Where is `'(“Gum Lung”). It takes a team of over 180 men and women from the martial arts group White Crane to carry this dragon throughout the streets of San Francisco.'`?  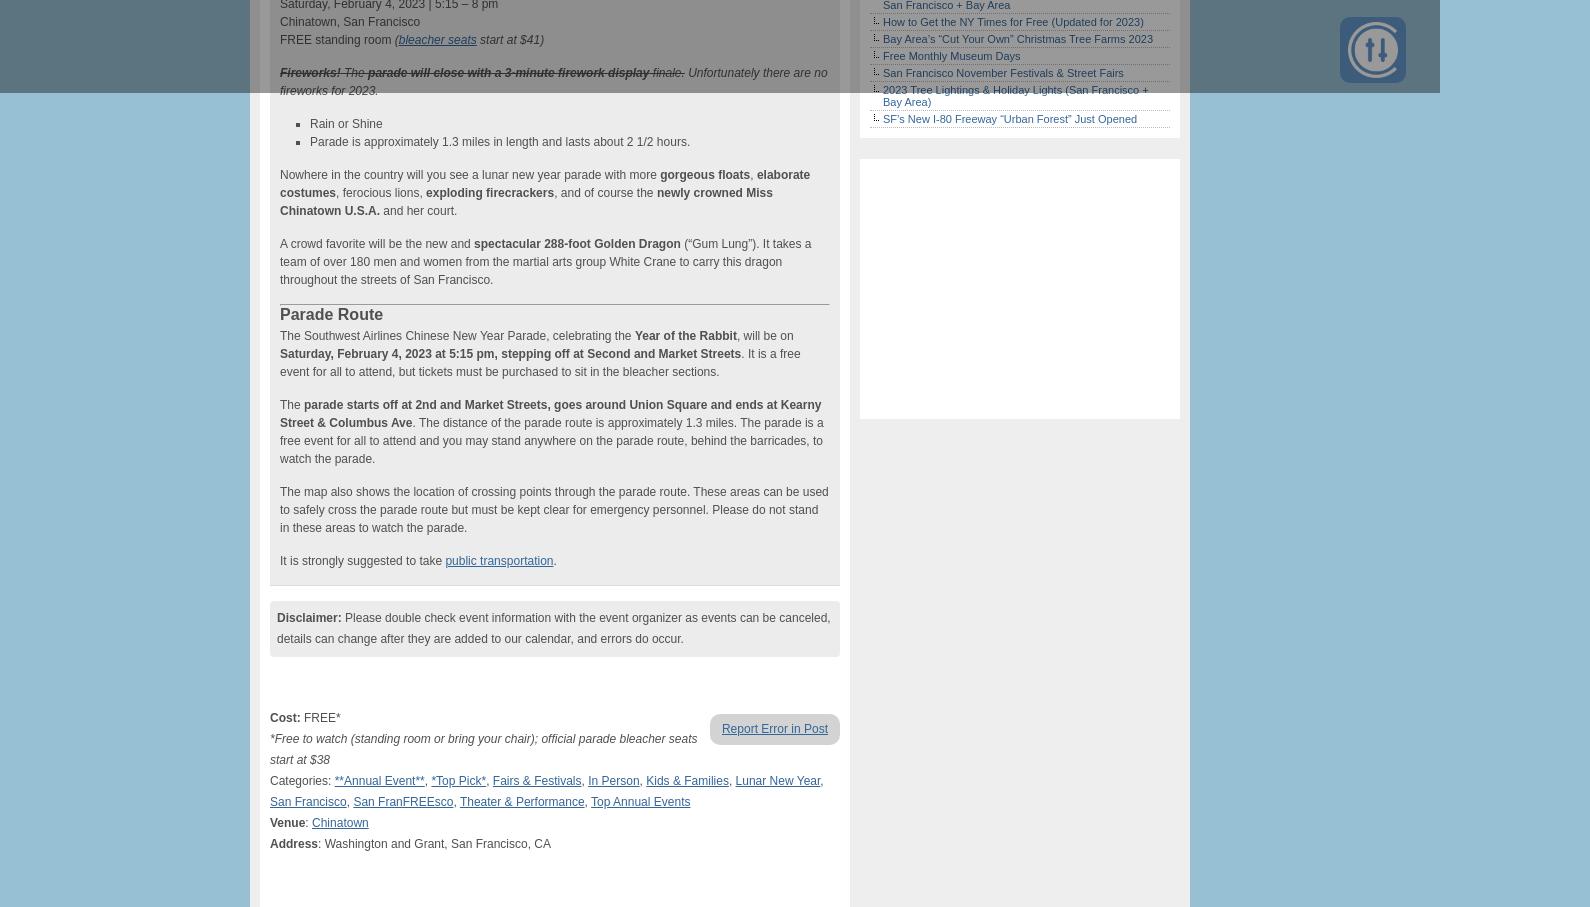 '(“Gum Lung”). It takes a team of over 180 men and women from the martial arts group White Crane to carry this dragon throughout the streets of San Francisco.' is located at coordinates (545, 261).